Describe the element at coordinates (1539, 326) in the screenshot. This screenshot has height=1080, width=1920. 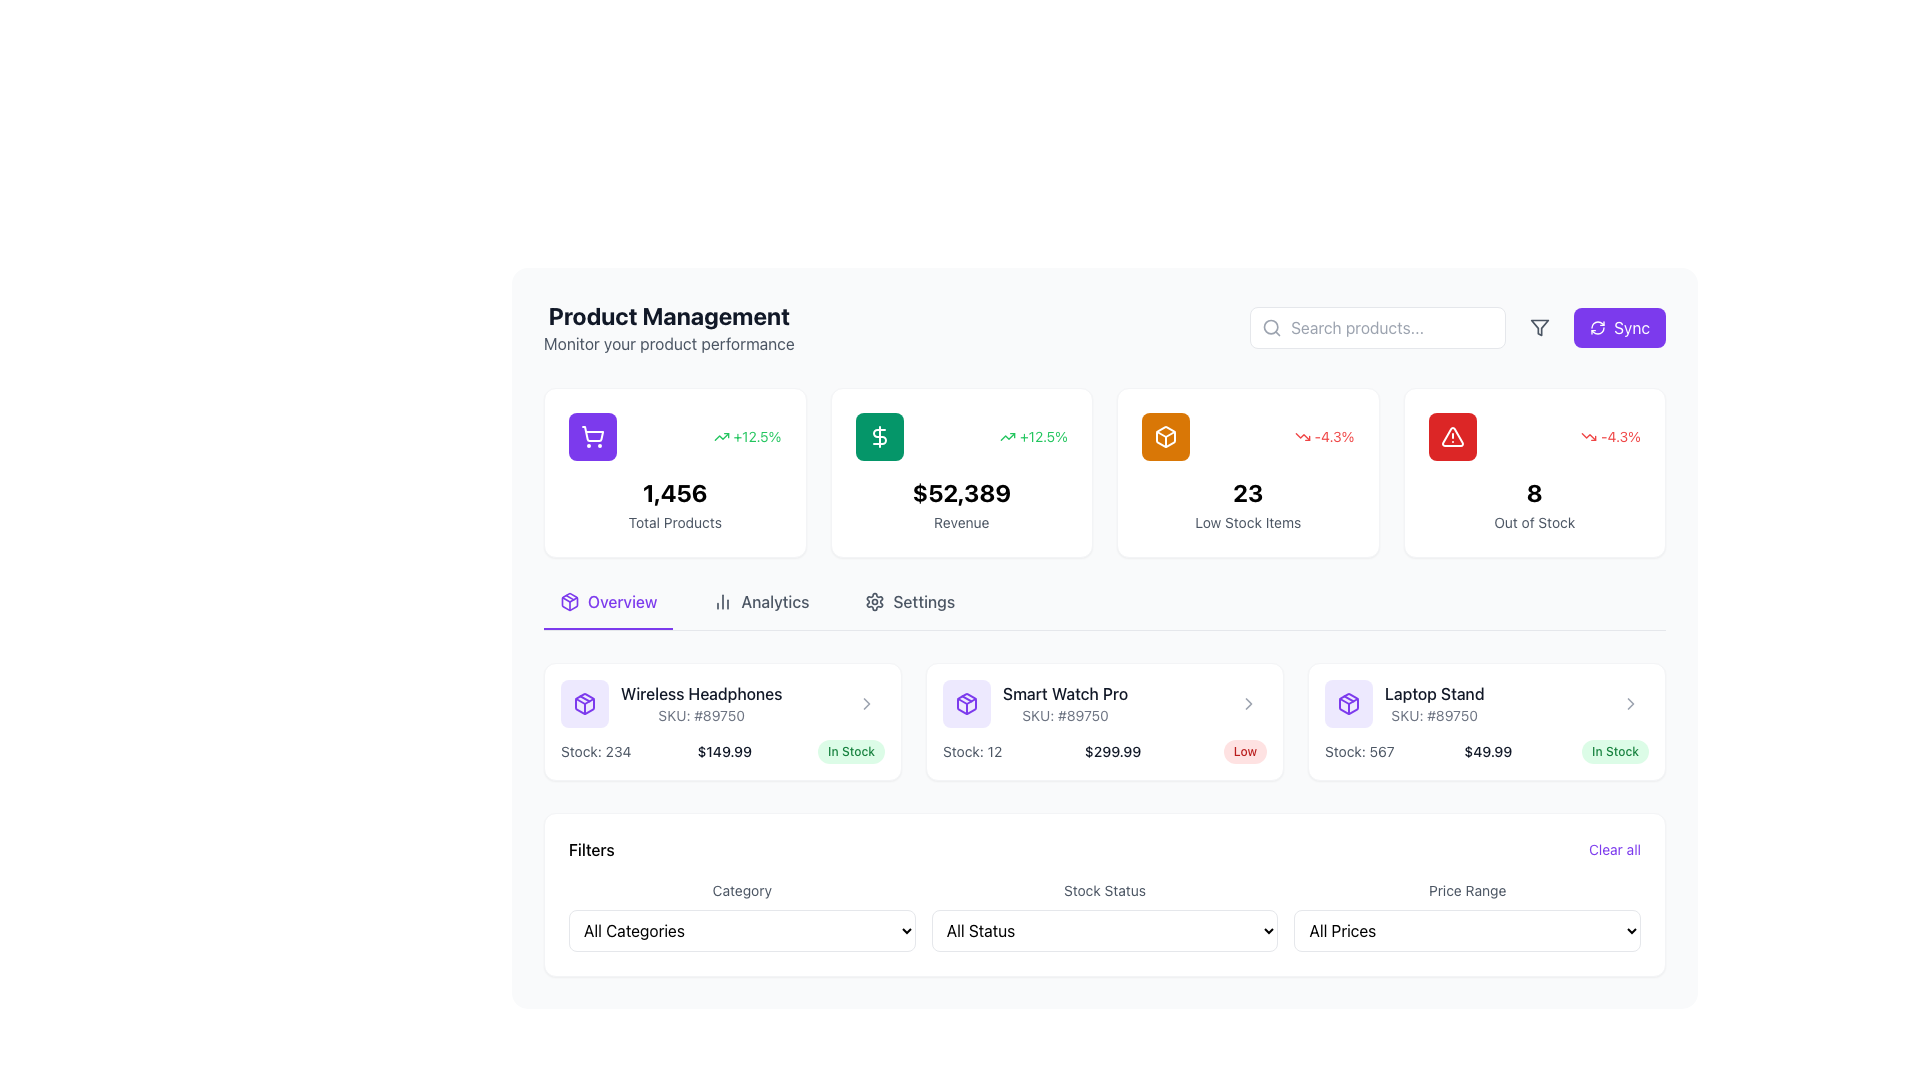
I see `the filter icon located in the top-right region of the interface` at that location.